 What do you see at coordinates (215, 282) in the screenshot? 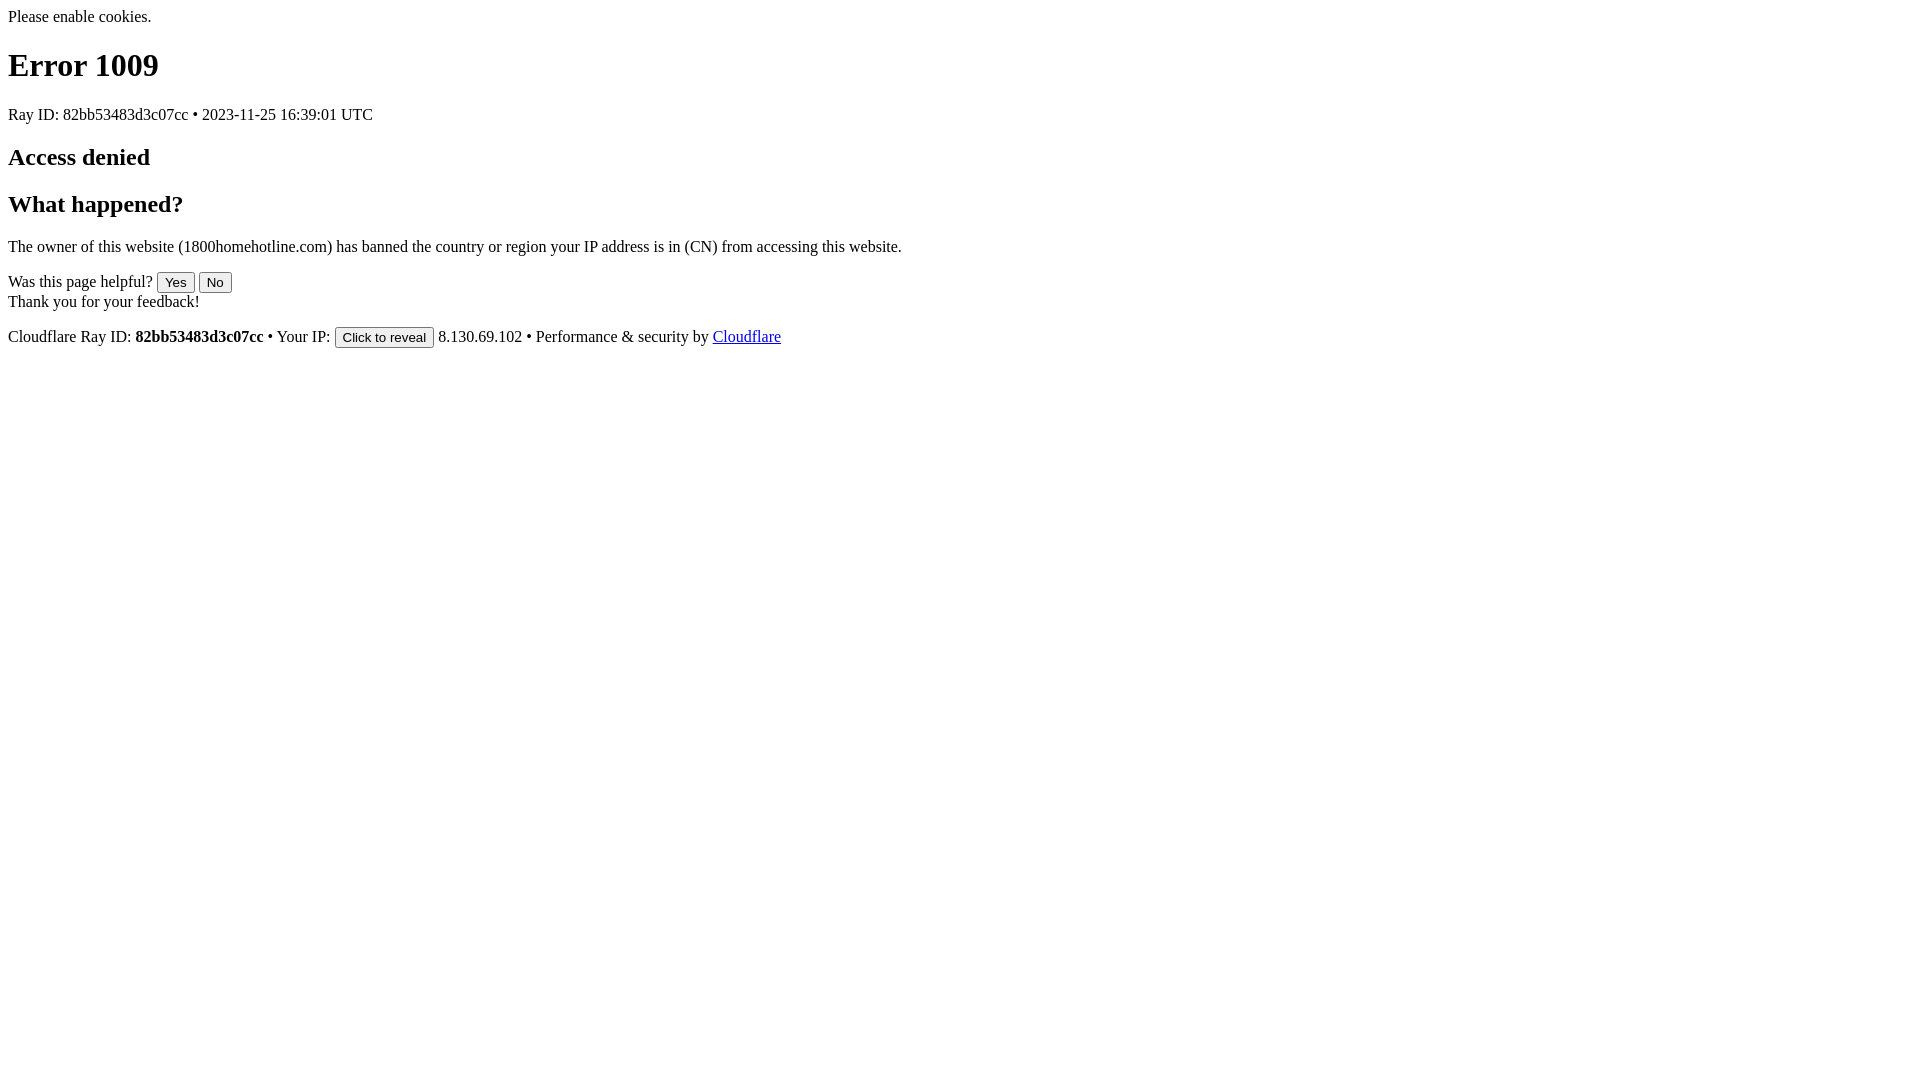
I see `'No'` at bounding box center [215, 282].